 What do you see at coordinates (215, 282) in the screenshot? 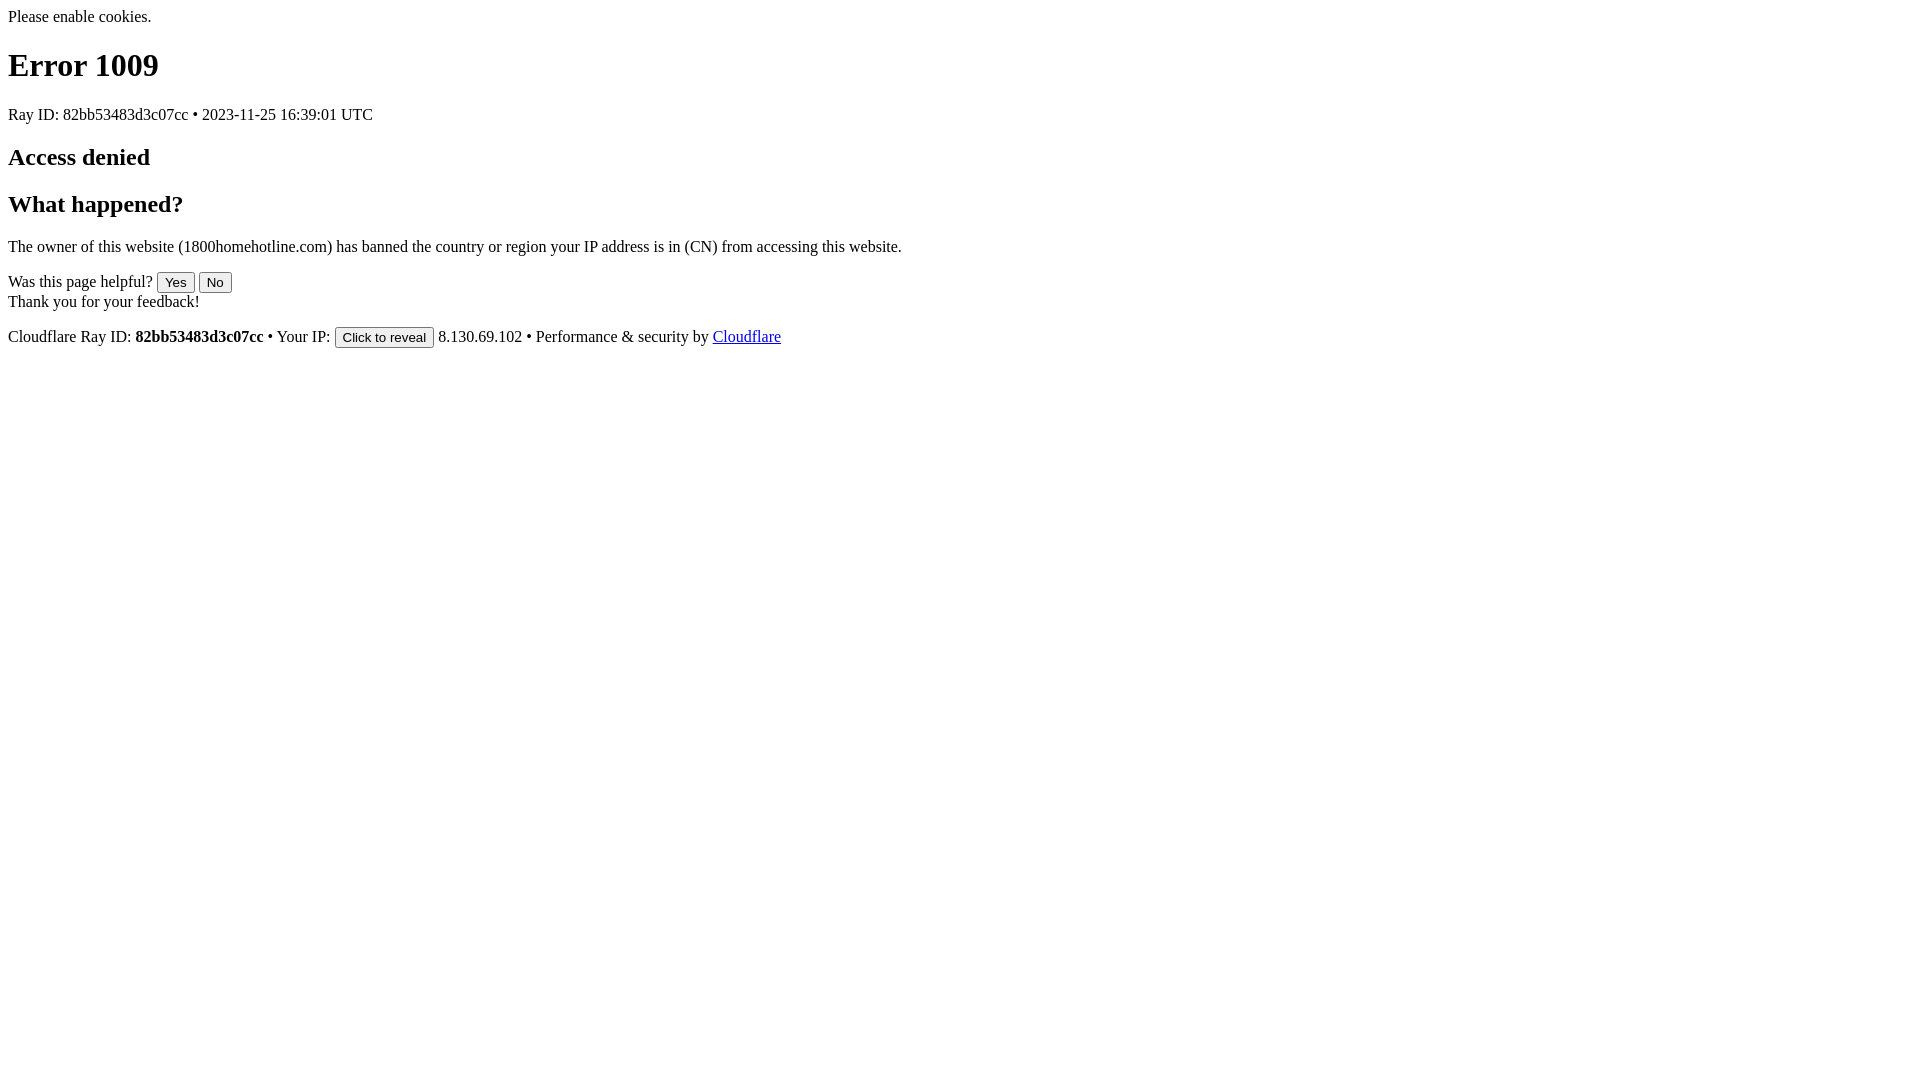
I see `'No'` at bounding box center [215, 282].